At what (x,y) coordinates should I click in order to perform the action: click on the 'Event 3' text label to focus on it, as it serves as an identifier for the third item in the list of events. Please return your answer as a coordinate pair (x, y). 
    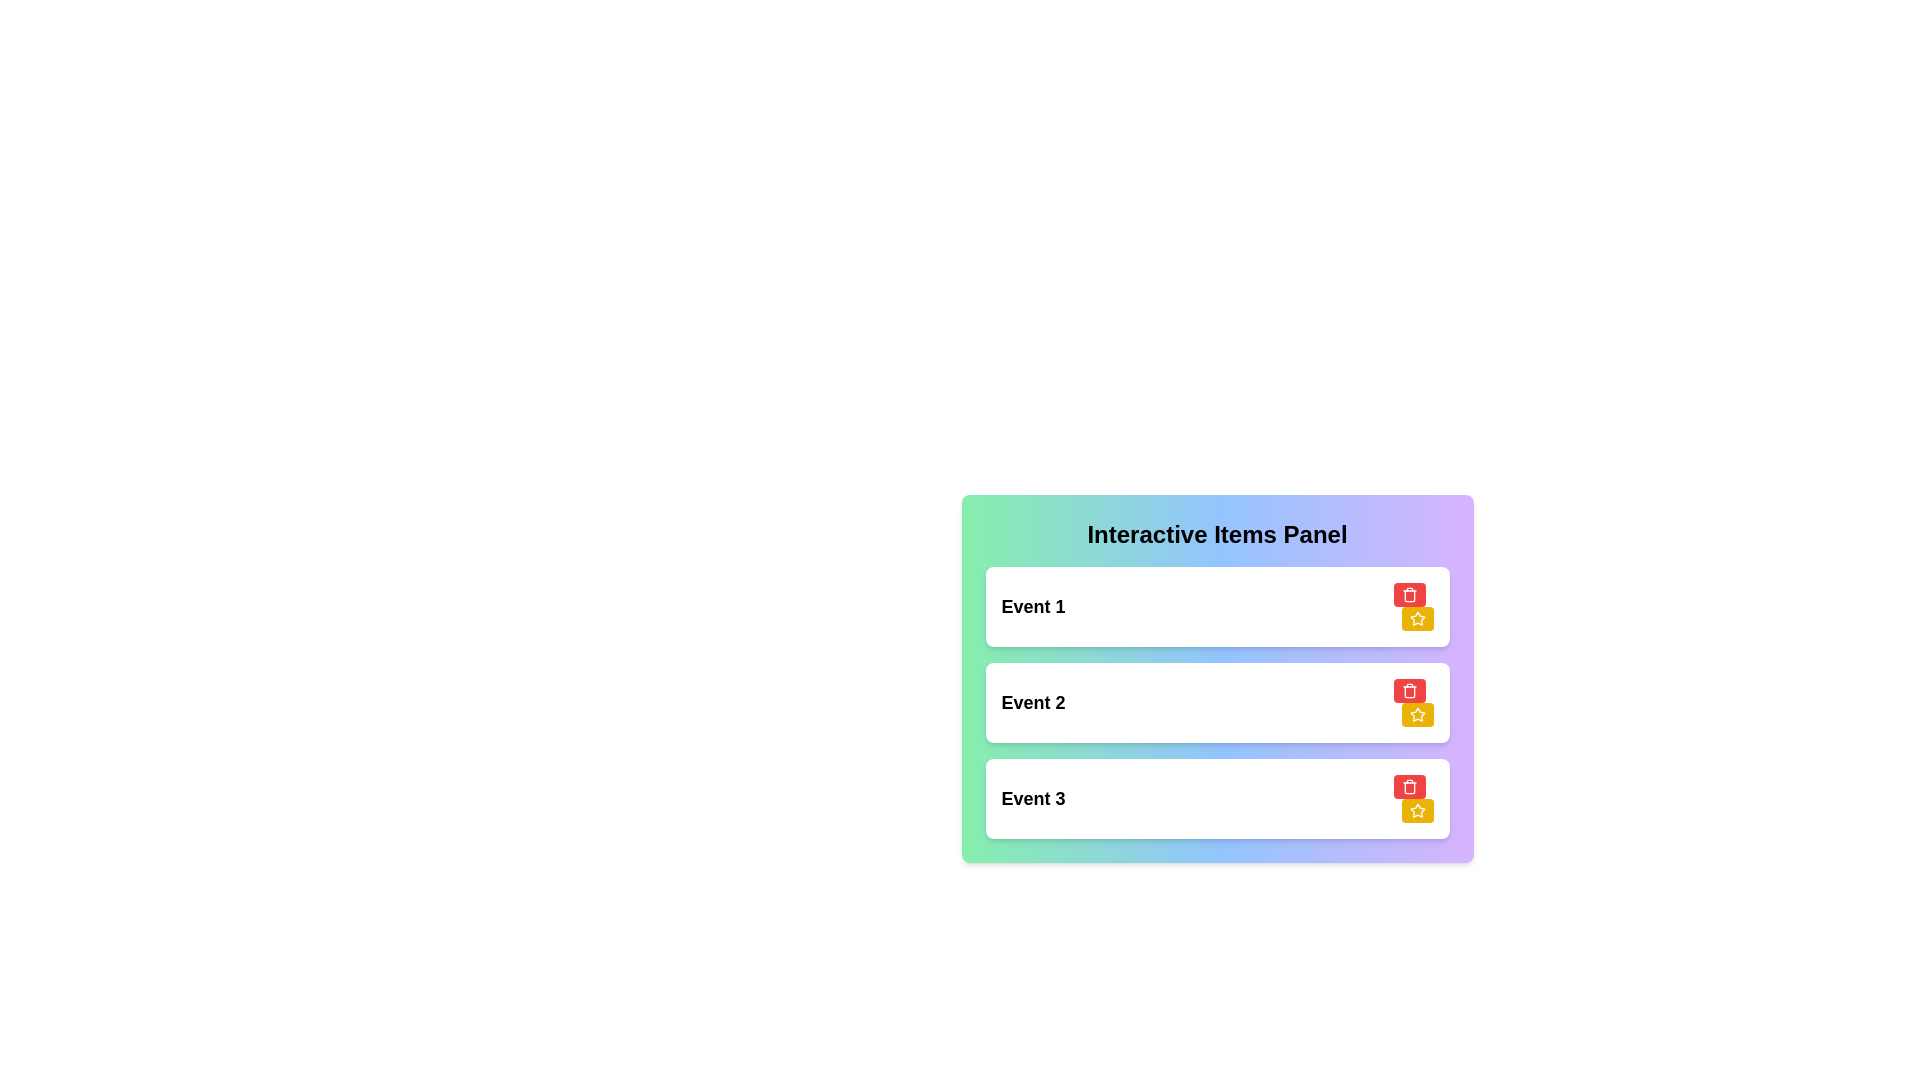
    Looking at the image, I should click on (1033, 797).